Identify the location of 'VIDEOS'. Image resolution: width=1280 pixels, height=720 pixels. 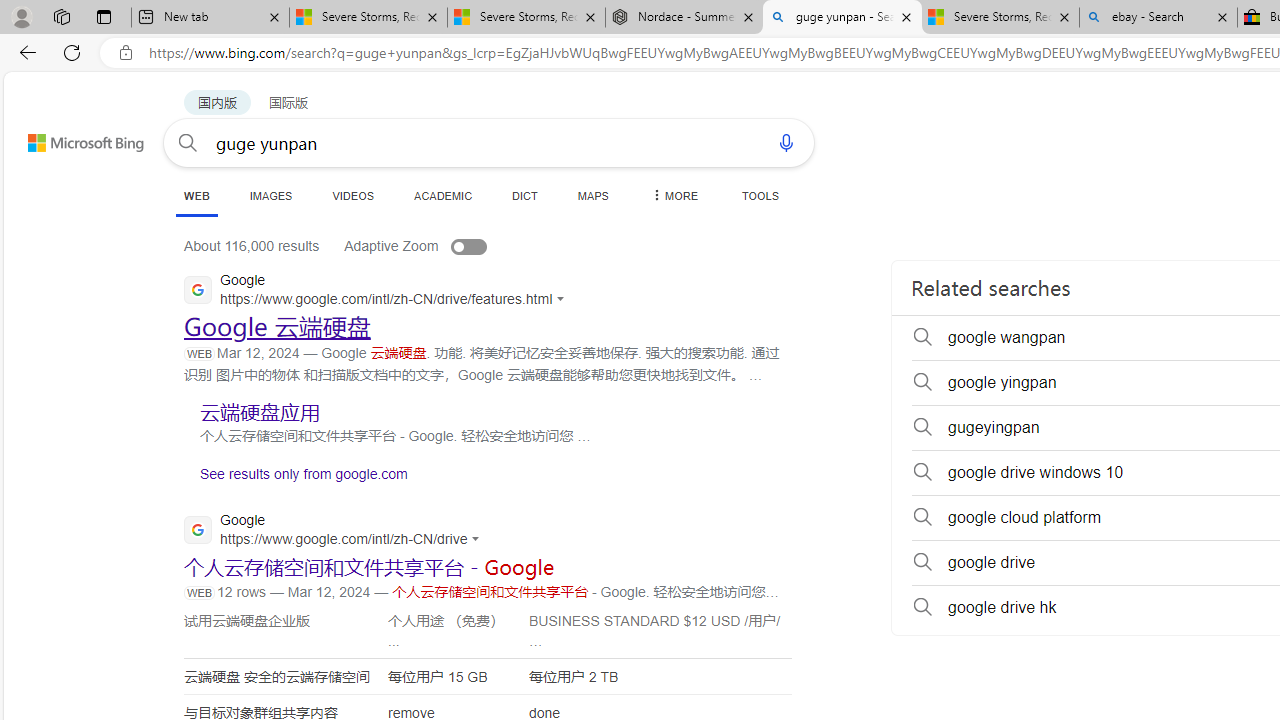
(353, 195).